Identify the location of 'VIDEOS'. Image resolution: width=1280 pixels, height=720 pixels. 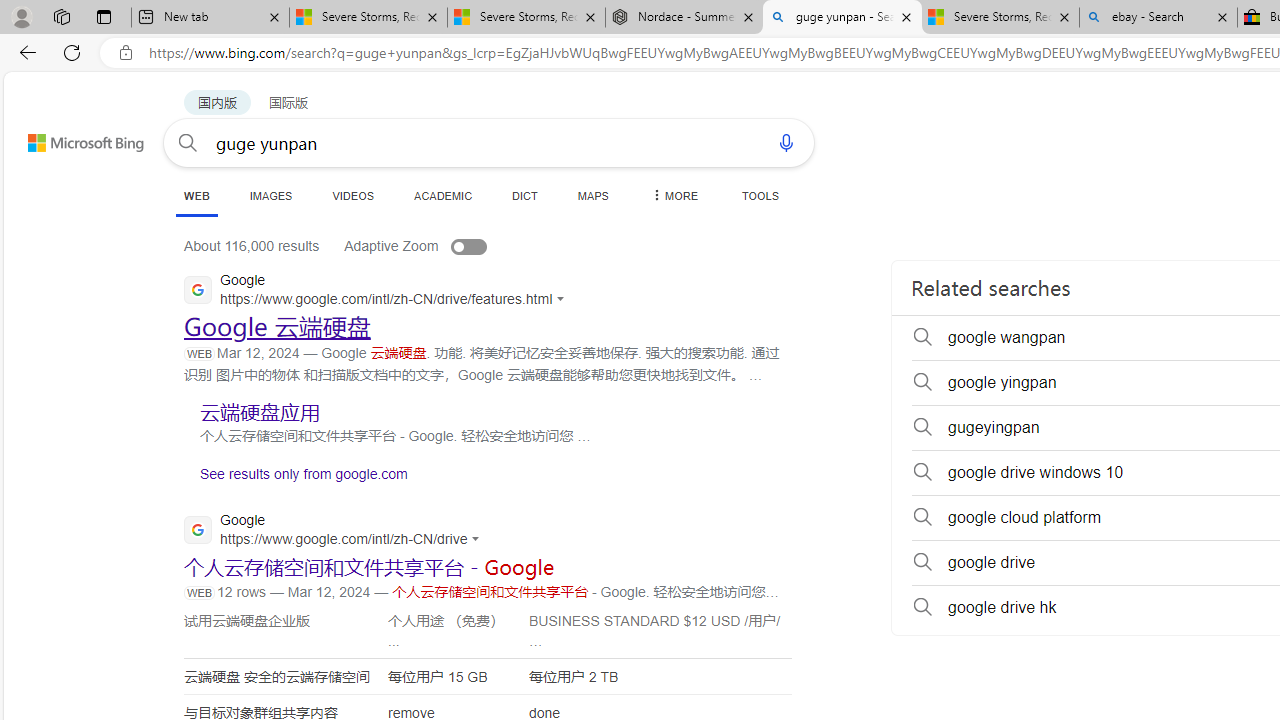
(353, 195).